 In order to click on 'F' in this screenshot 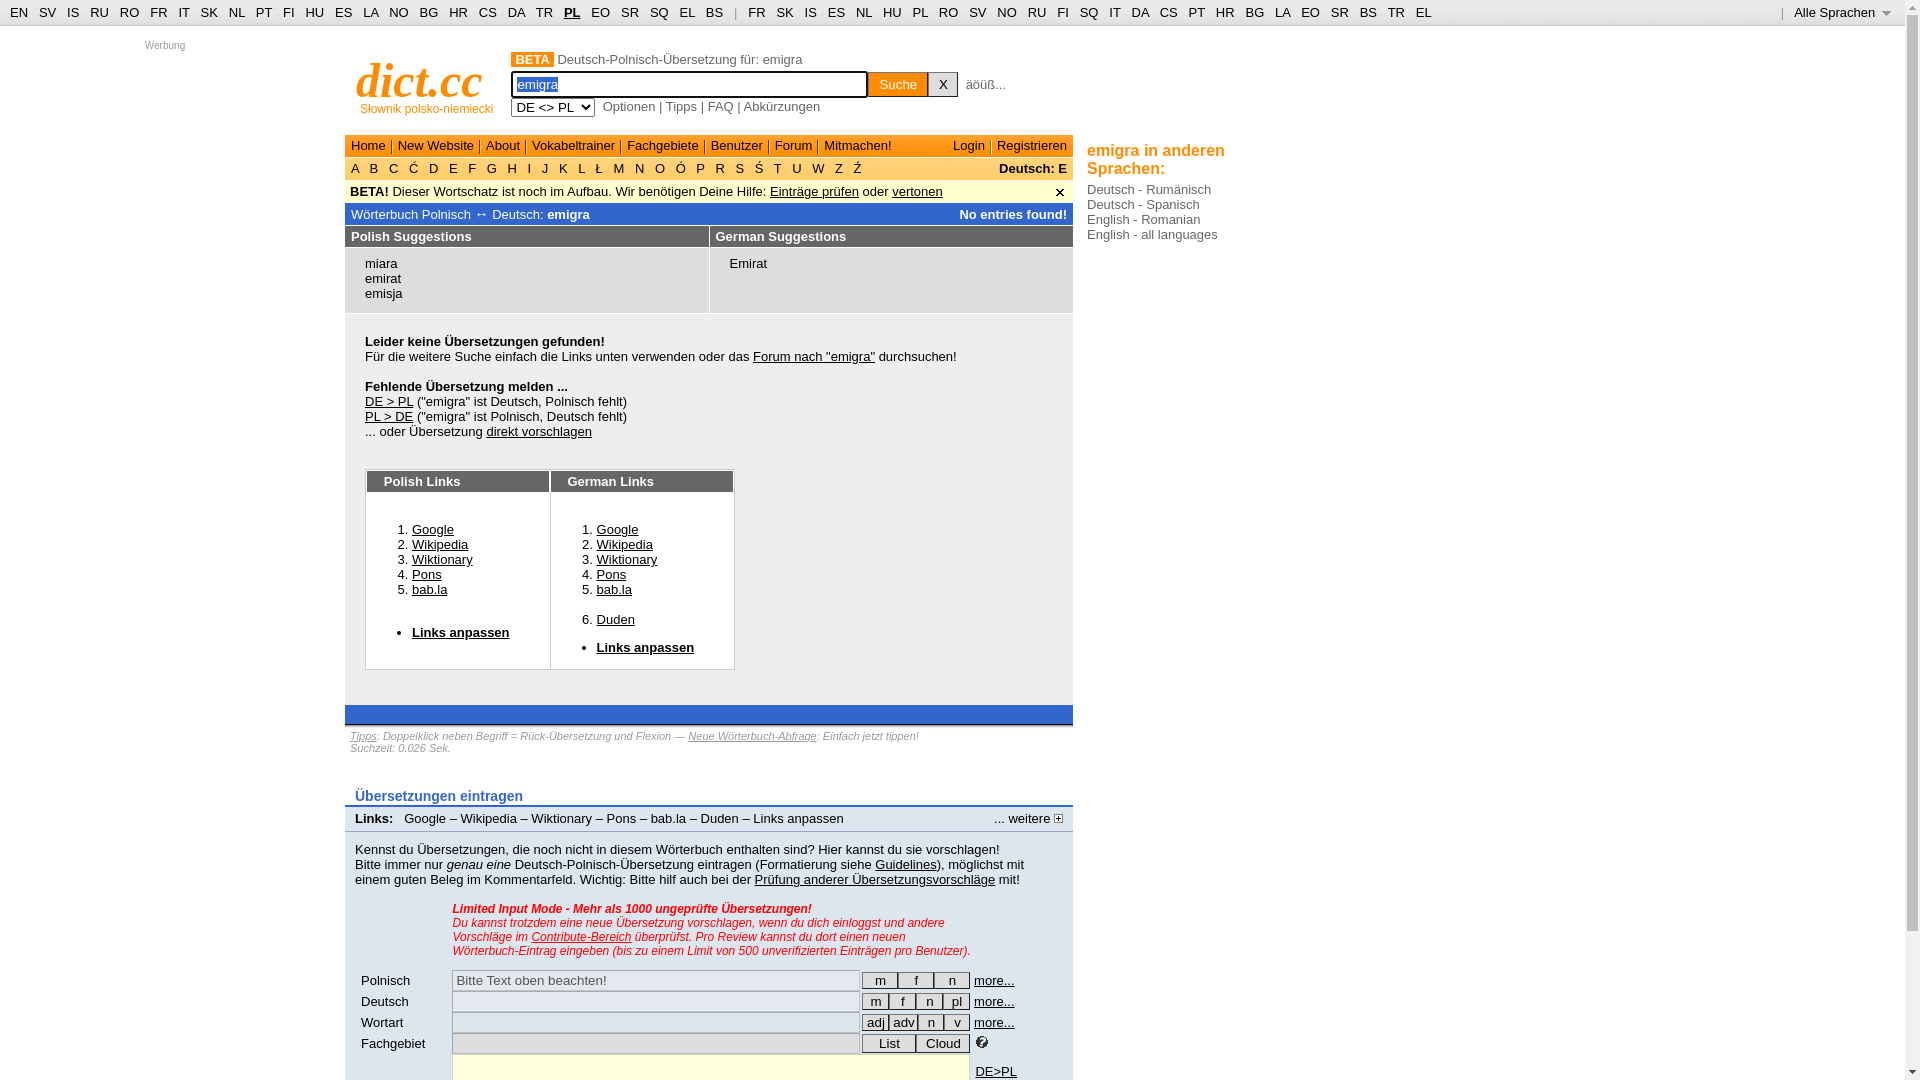, I will do `click(471, 167)`.